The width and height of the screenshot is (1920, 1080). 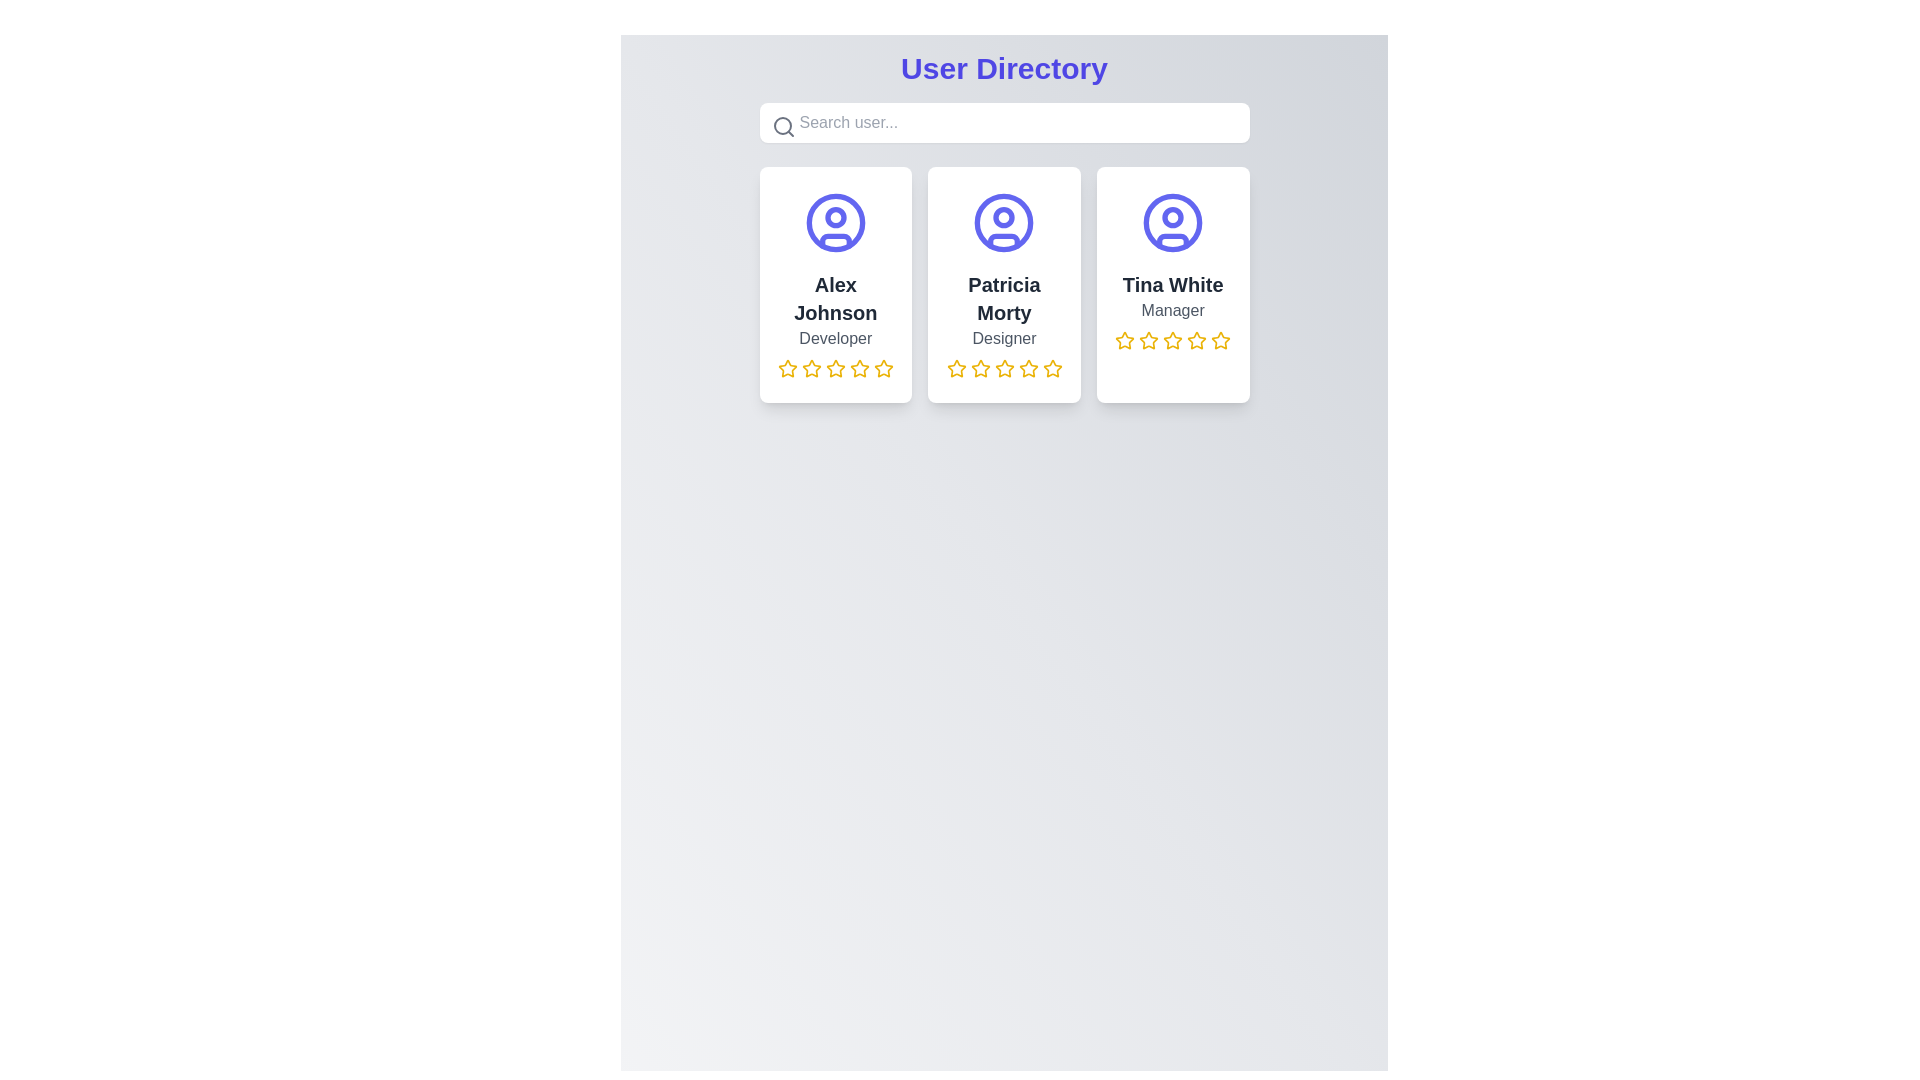 What do you see at coordinates (811, 369) in the screenshot?
I see `the third star icon` at bounding box center [811, 369].